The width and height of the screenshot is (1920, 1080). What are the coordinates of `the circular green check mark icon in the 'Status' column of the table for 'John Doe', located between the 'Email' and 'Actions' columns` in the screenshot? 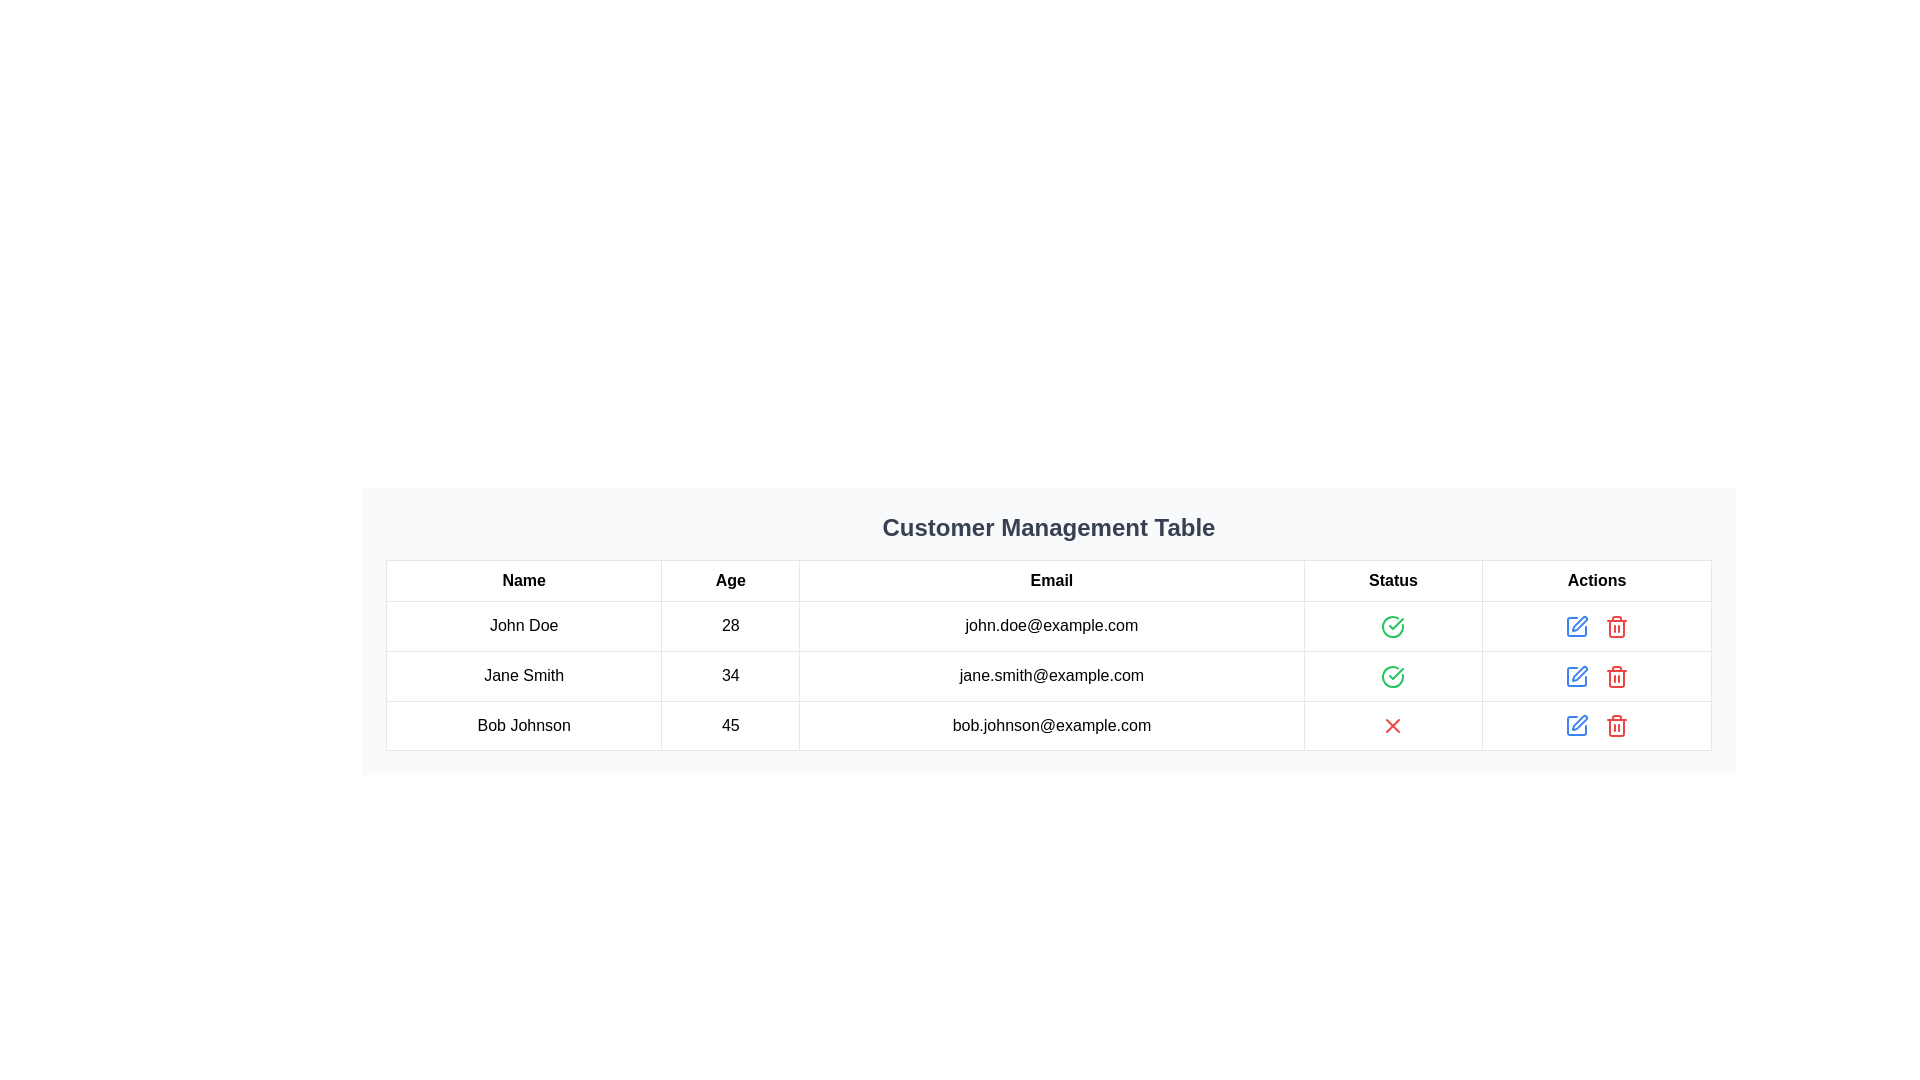 It's located at (1392, 625).